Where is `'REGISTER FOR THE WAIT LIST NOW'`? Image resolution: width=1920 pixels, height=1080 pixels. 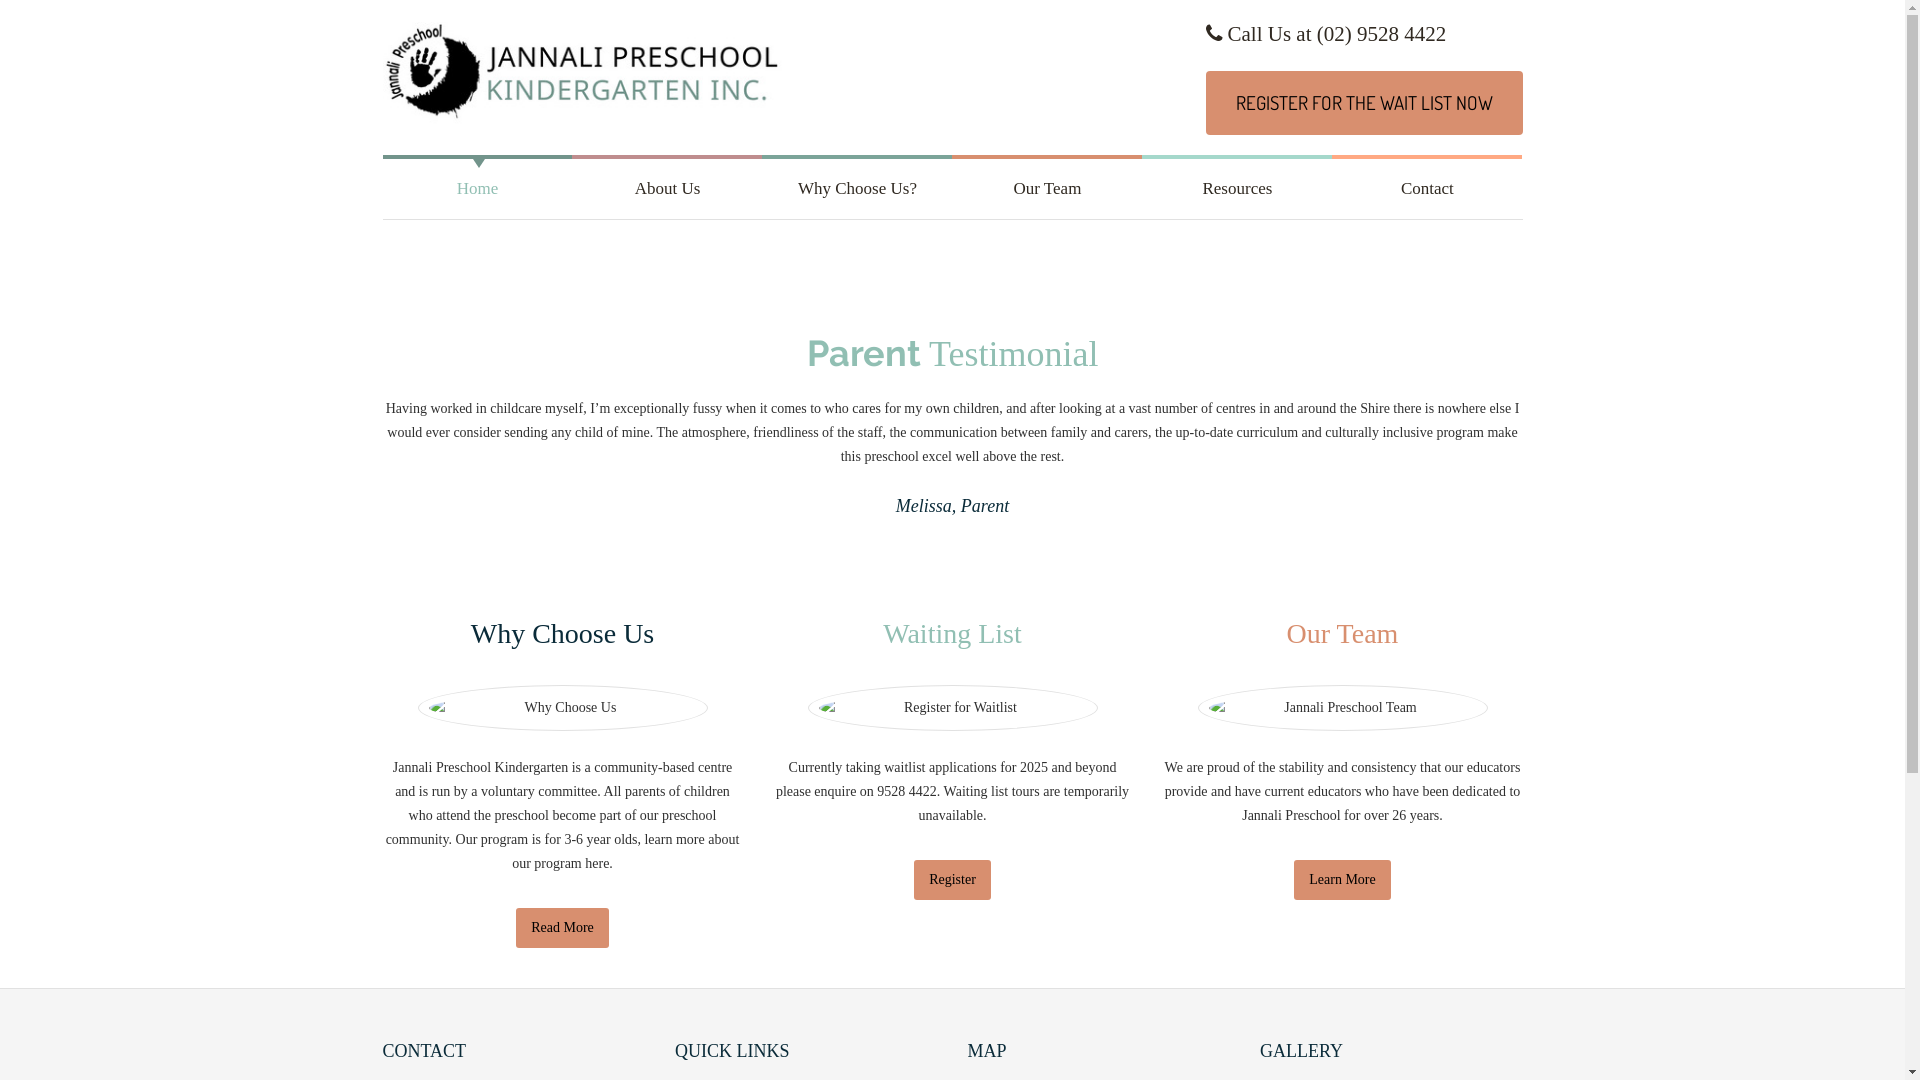 'REGISTER FOR THE WAIT LIST NOW' is located at coordinates (1363, 103).